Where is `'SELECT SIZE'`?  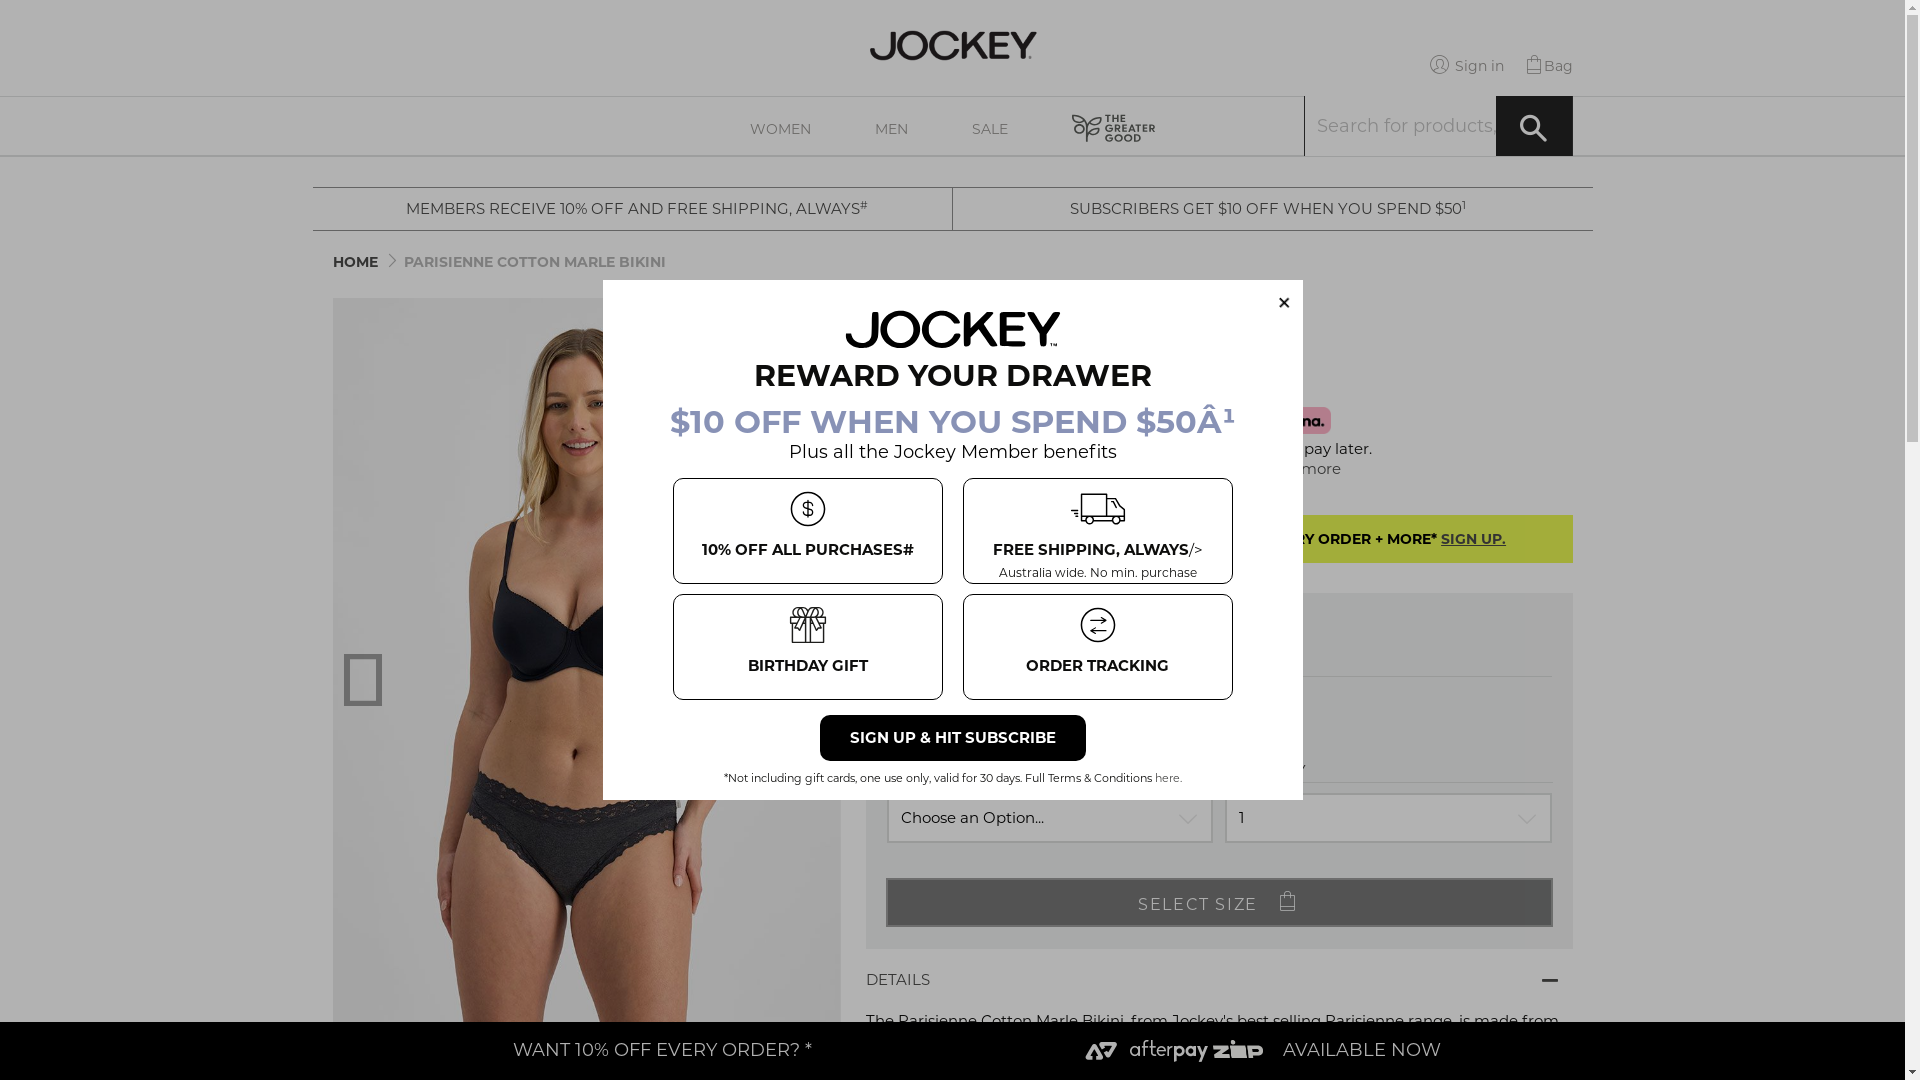 'SELECT SIZE' is located at coordinates (1218, 902).